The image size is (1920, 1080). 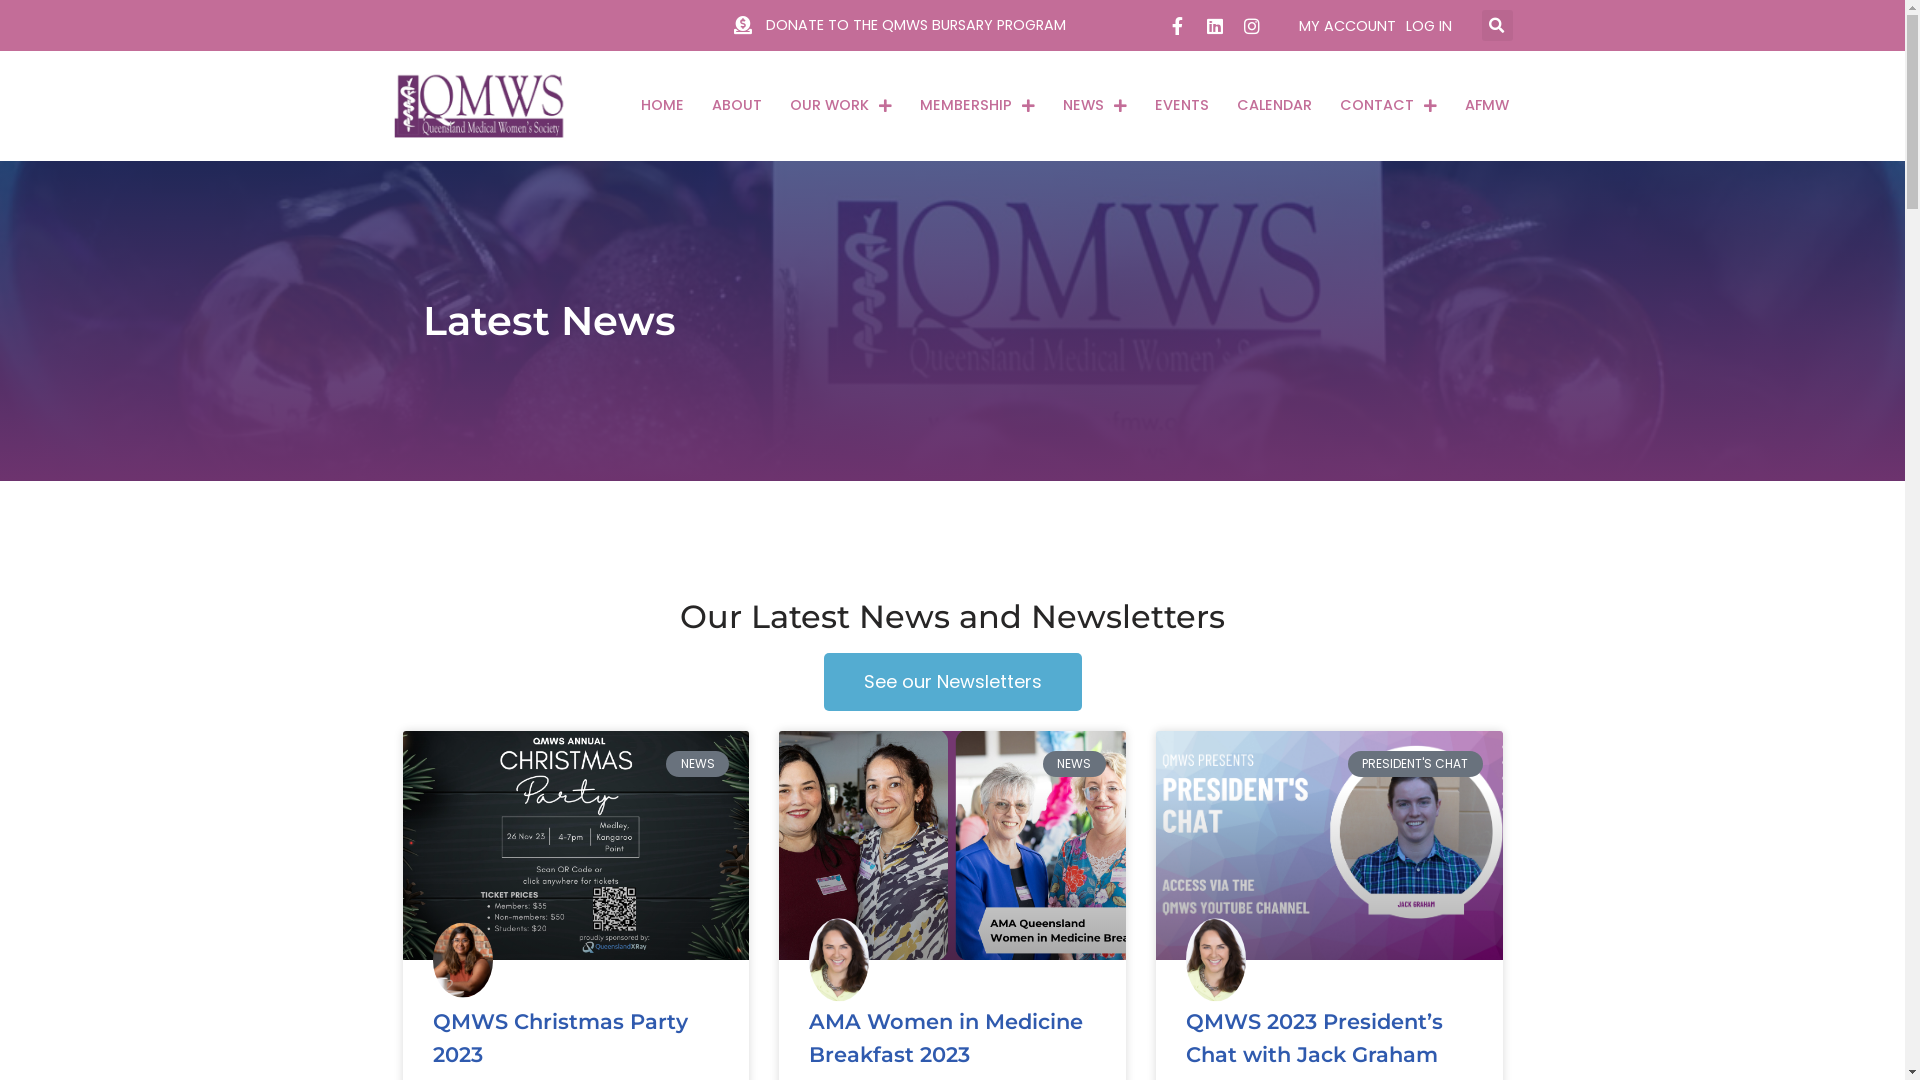 I want to click on 'OUR WORK', so click(x=840, y=105).